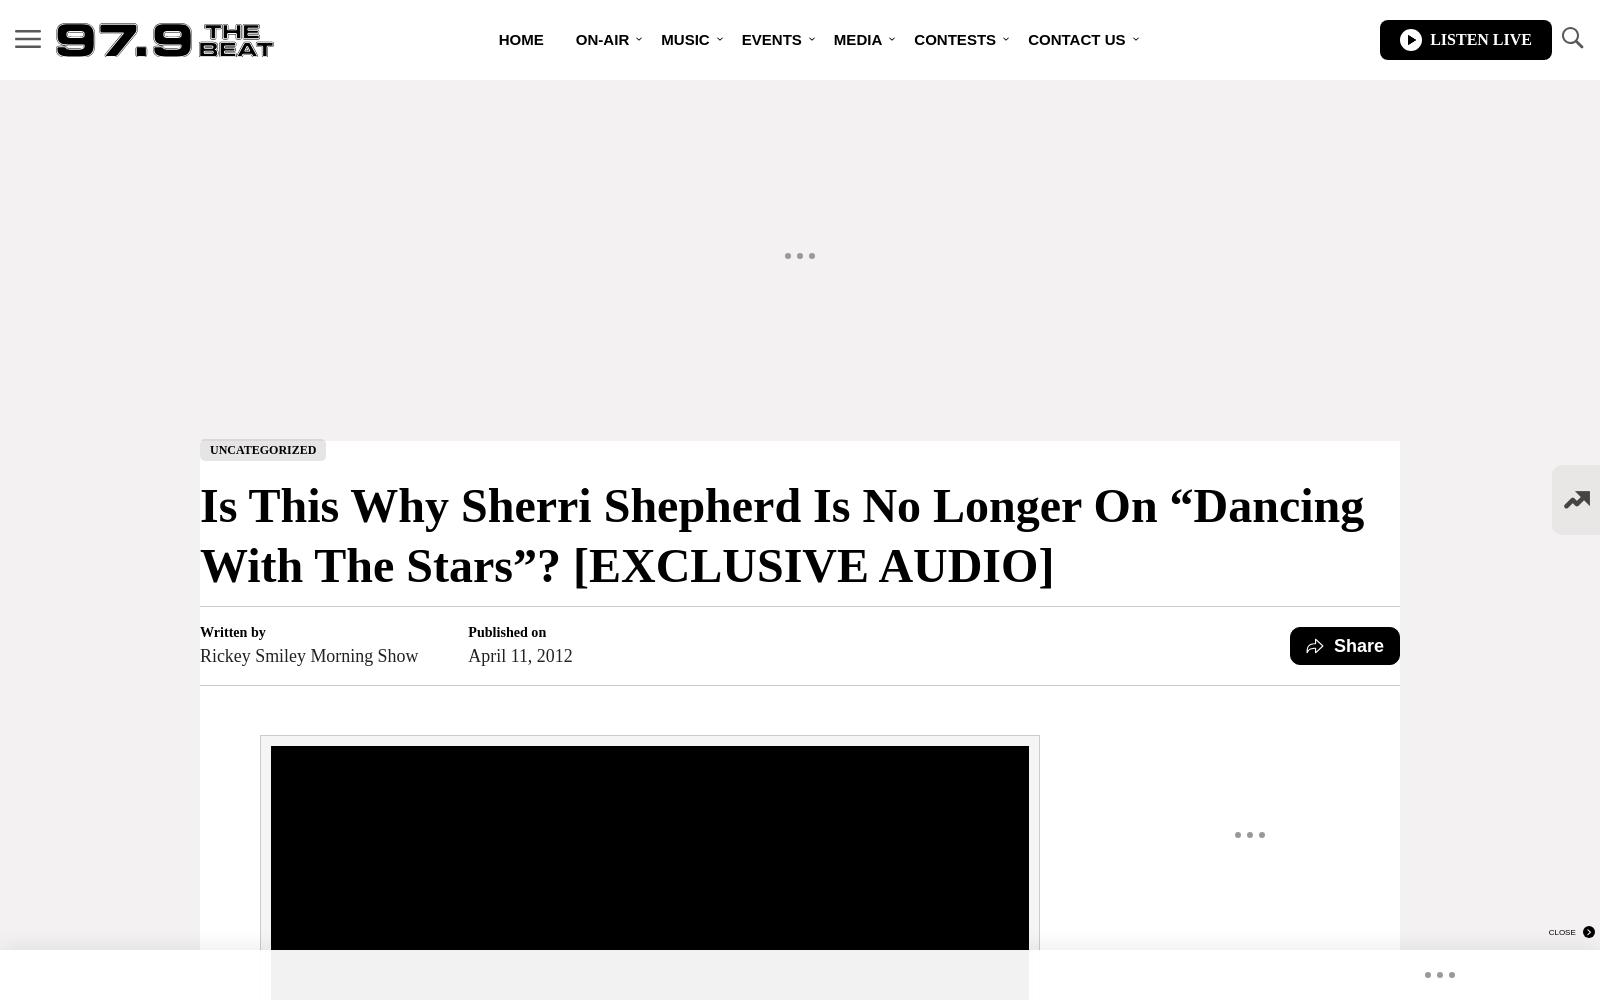 The height and width of the screenshot is (1000, 1600). What do you see at coordinates (232, 631) in the screenshot?
I see `'Written by'` at bounding box center [232, 631].